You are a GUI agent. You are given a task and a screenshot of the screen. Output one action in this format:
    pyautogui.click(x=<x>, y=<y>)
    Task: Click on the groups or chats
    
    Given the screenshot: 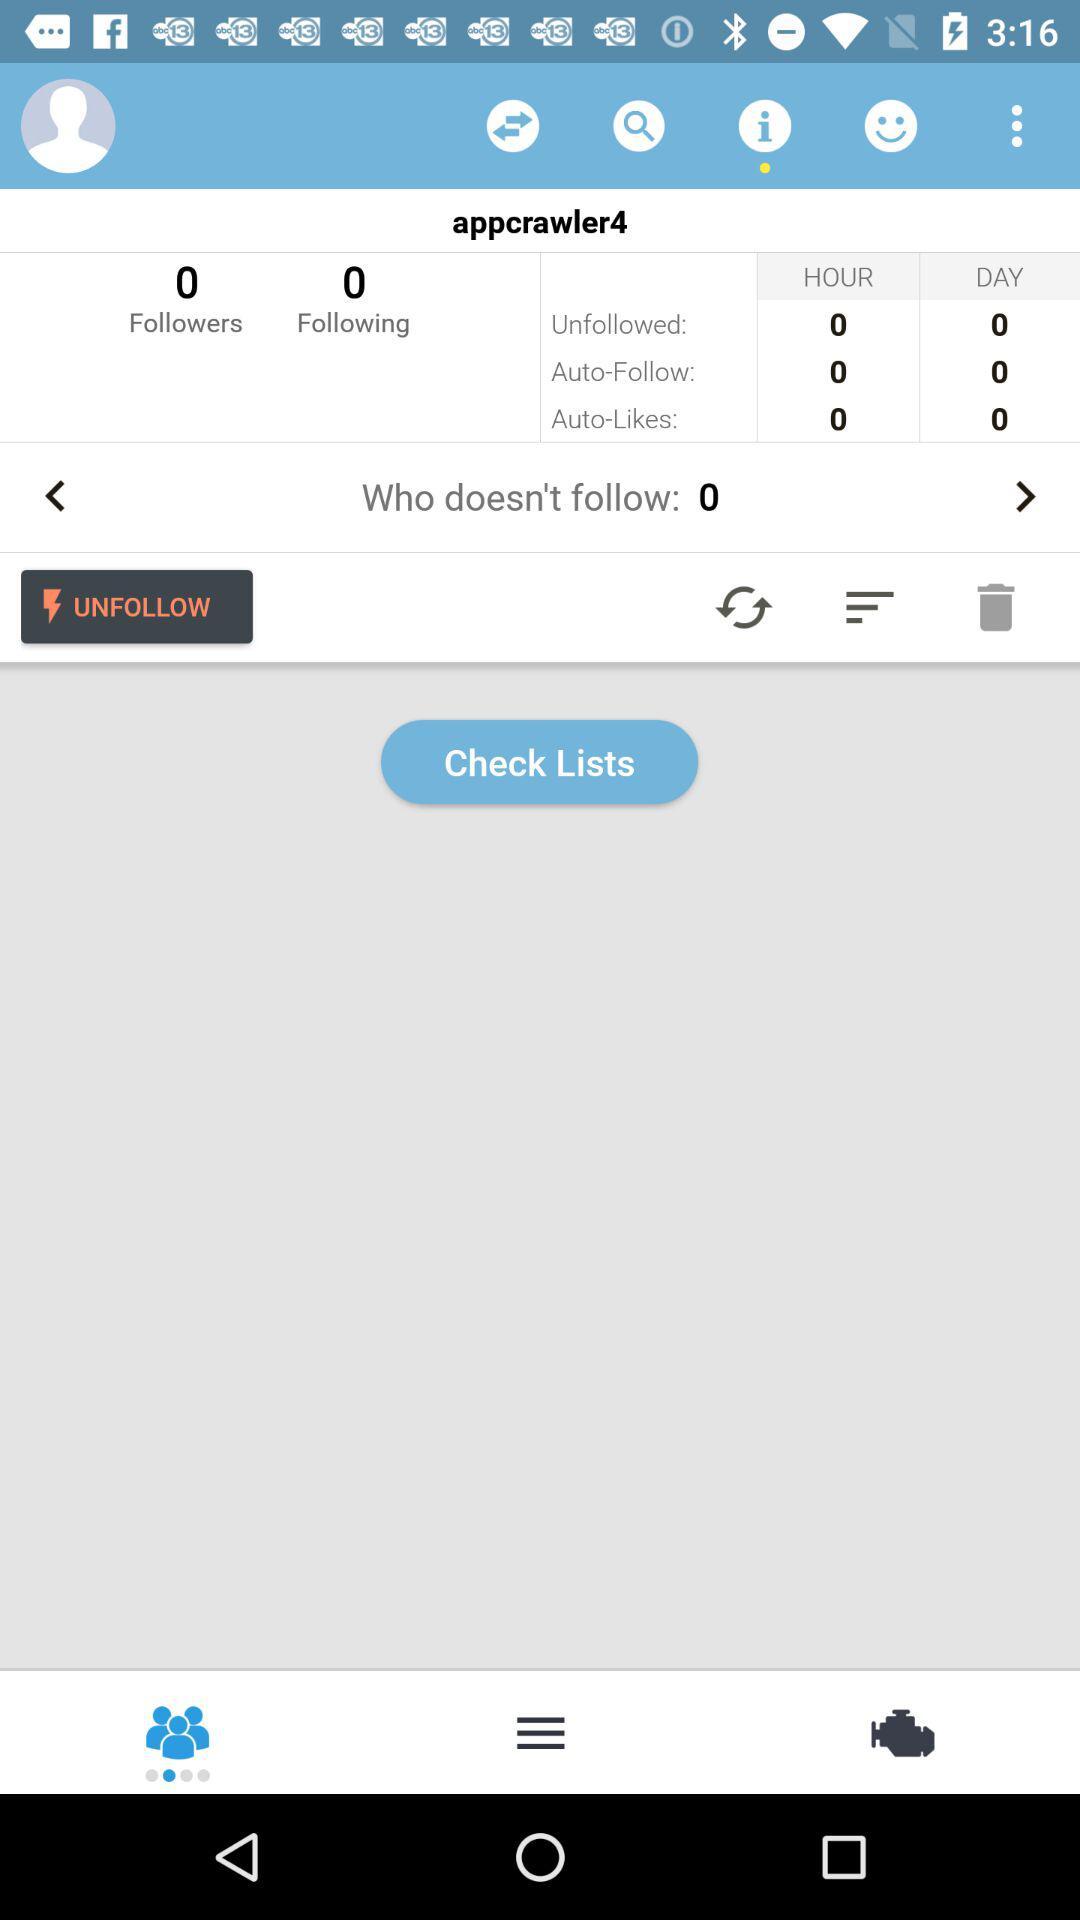 What is the action you would take?
    pyautogui.click(x=178, y=1730)
    